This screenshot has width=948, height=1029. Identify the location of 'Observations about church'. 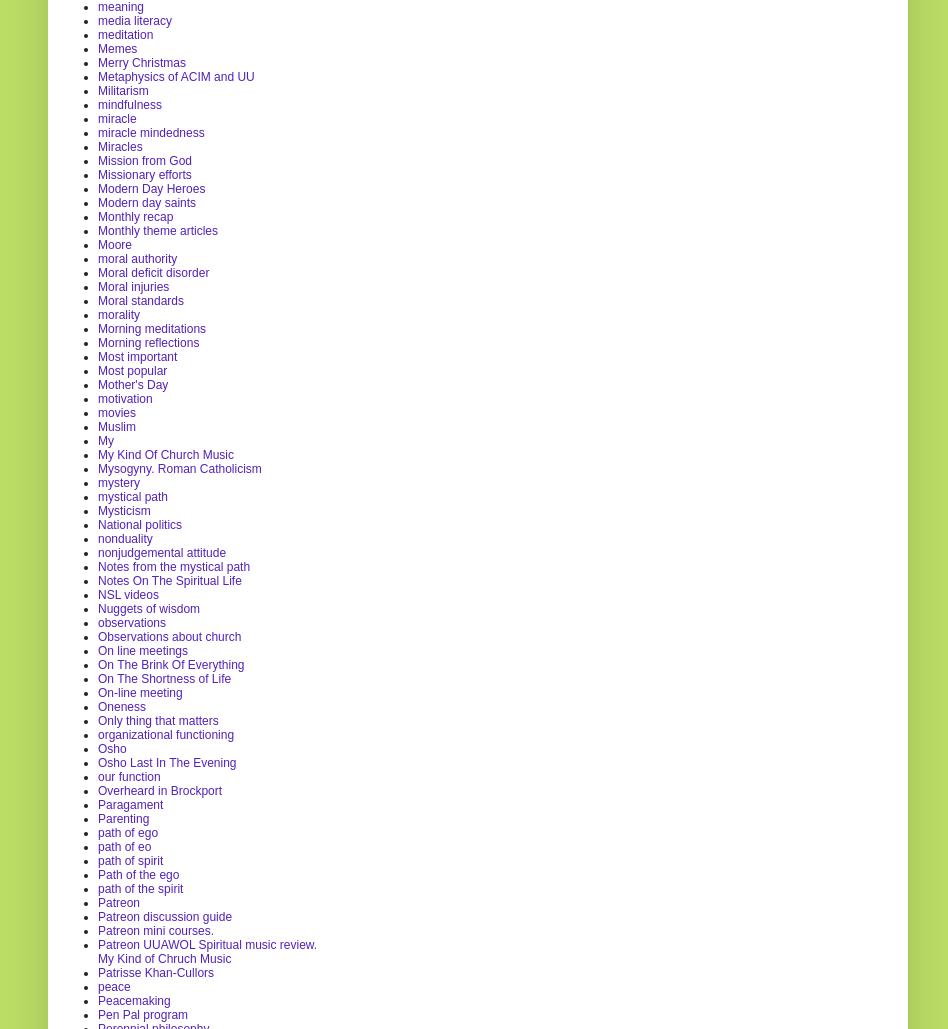
(168, 636).